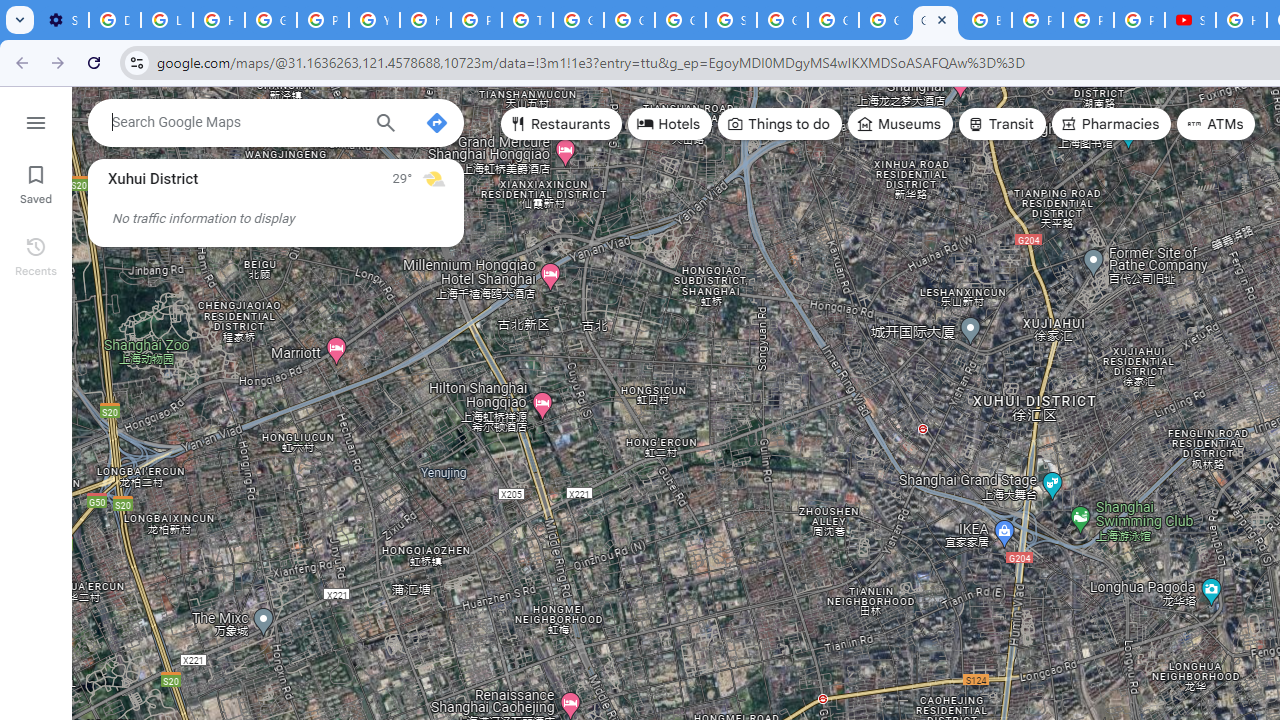  I want to click on 'Privacy Help Center - Policies Help', so click(1038, 20).